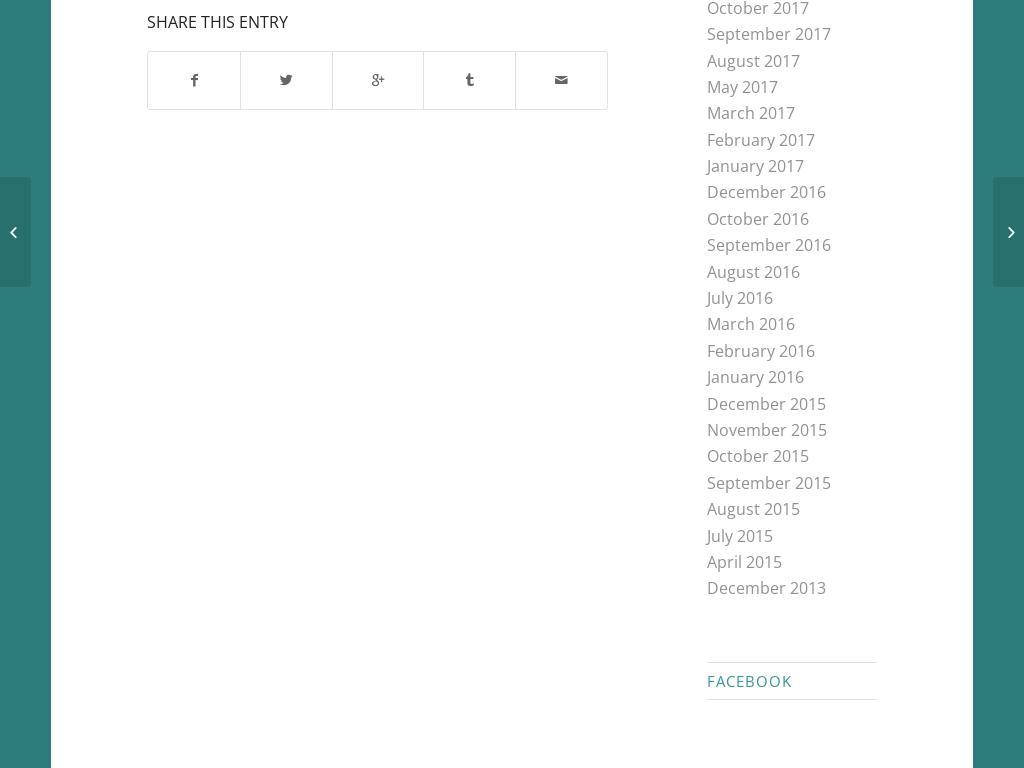  What do you see at coordinates (753, 165) in the screenshot?
I see `'January 2017'` at bounding box center [753, 165].